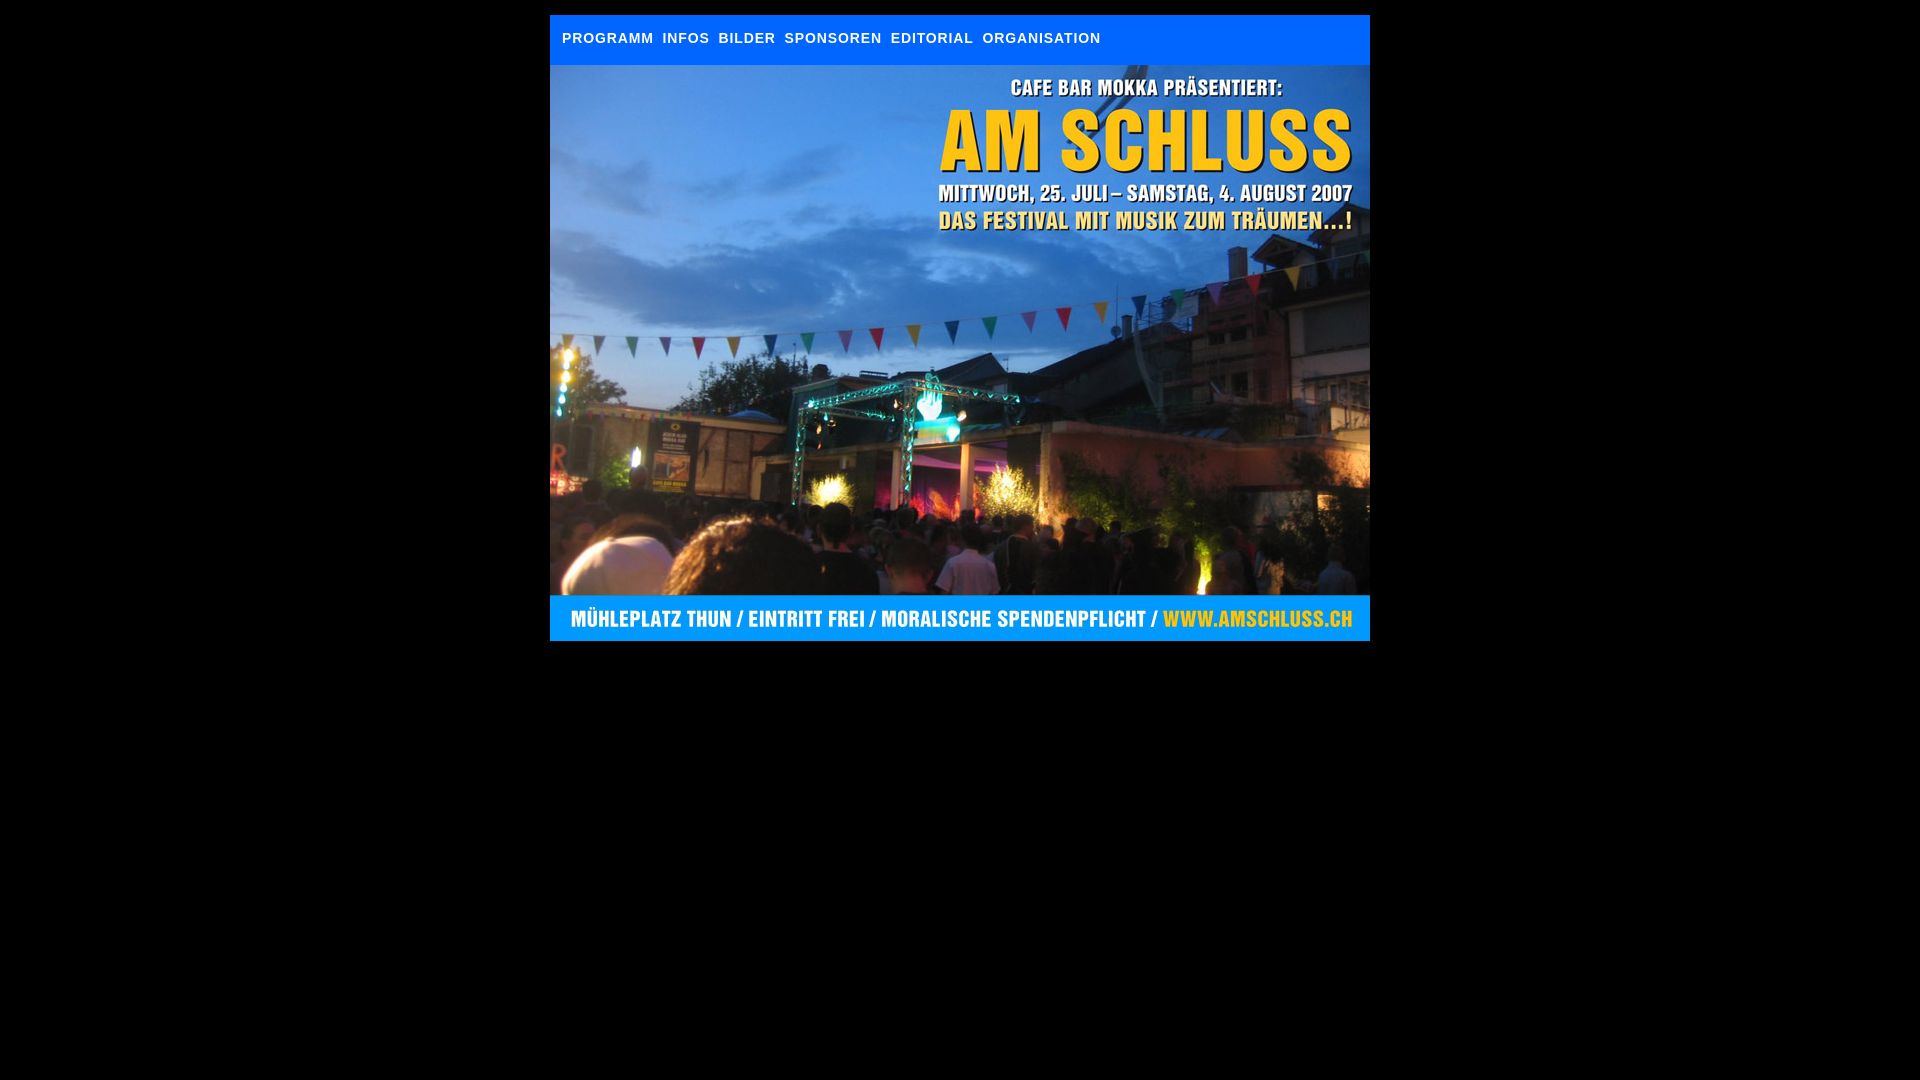 The image size is (1920, 1080). What do you see at coordinates (931, 38) in the screenshot?
I see `'EDITORIAL'` at bounding box center [931, 38].